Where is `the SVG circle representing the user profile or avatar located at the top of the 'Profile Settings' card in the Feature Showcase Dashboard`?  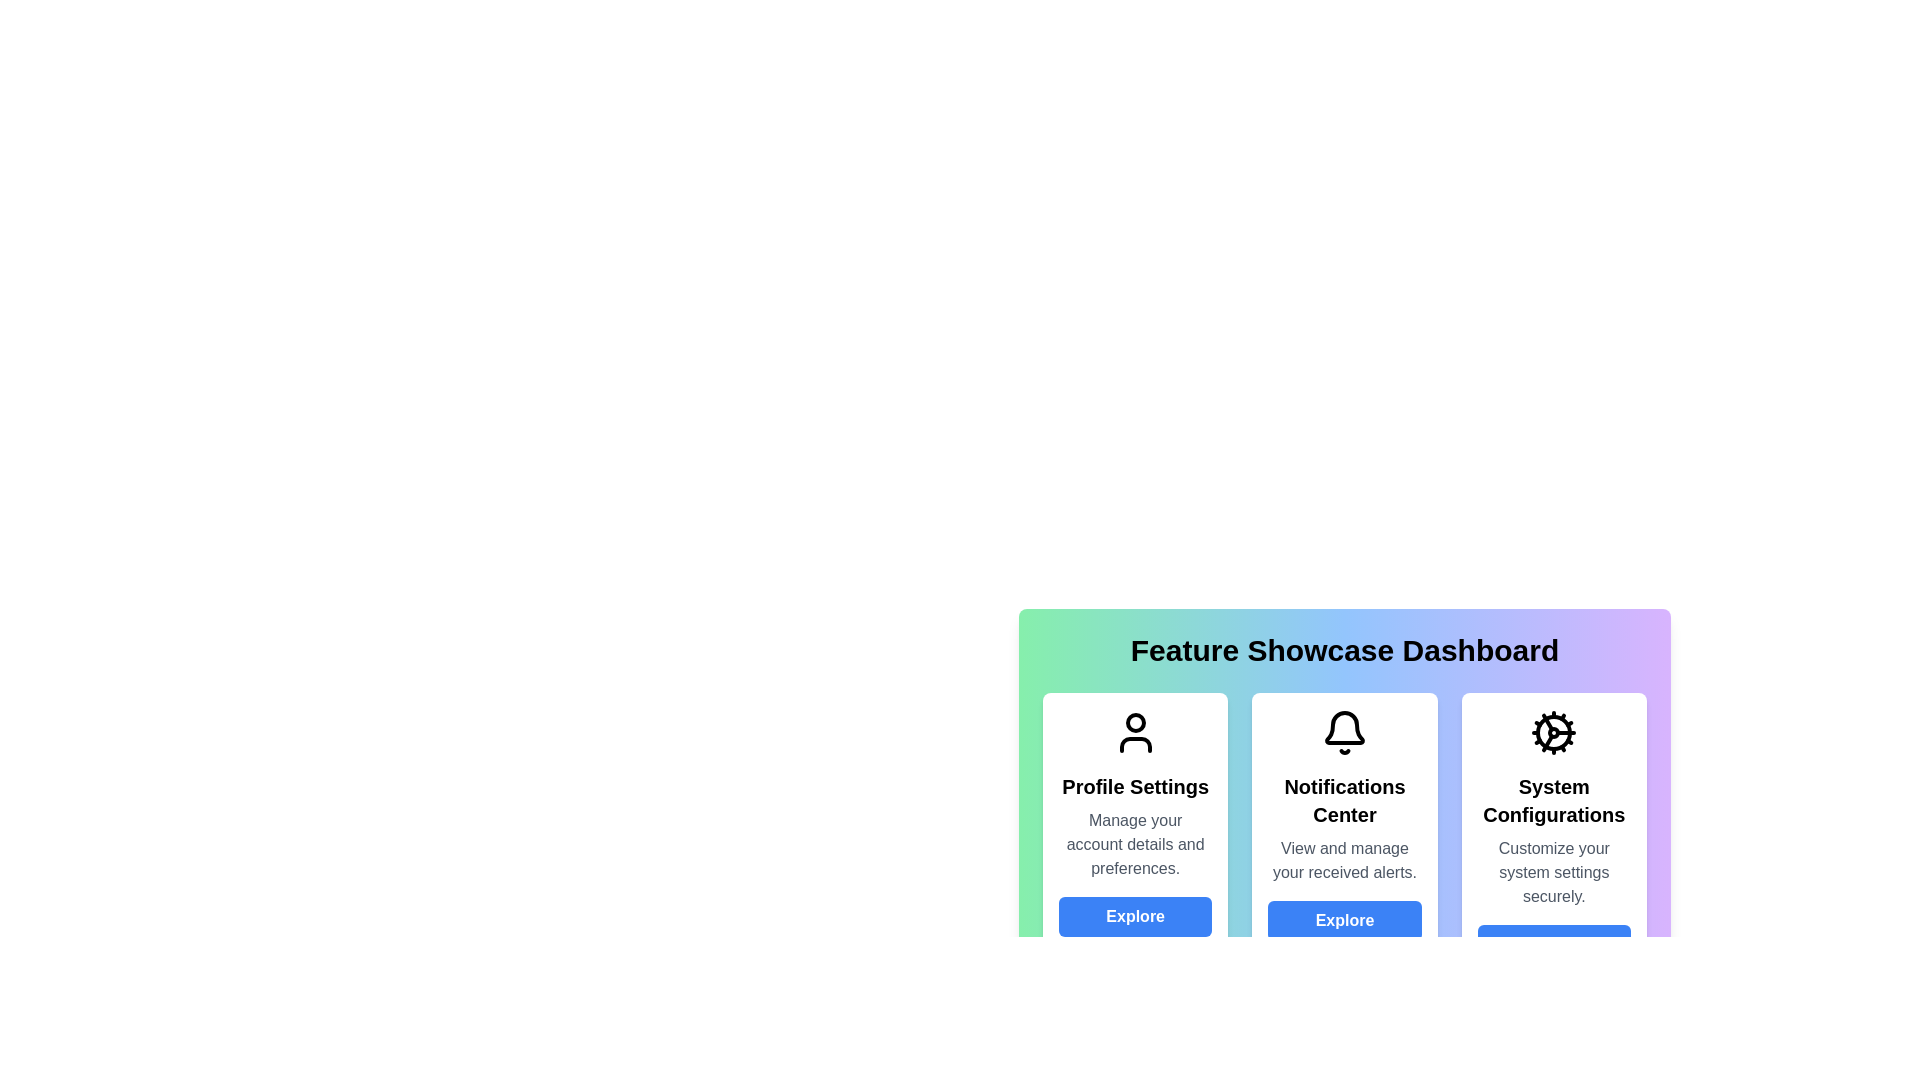
the SVG circle representing the user profile or avatar located at the top of the 'Profile Settings' card in the Feature Showcase Dashboard is located at coordinates (1135, 722).